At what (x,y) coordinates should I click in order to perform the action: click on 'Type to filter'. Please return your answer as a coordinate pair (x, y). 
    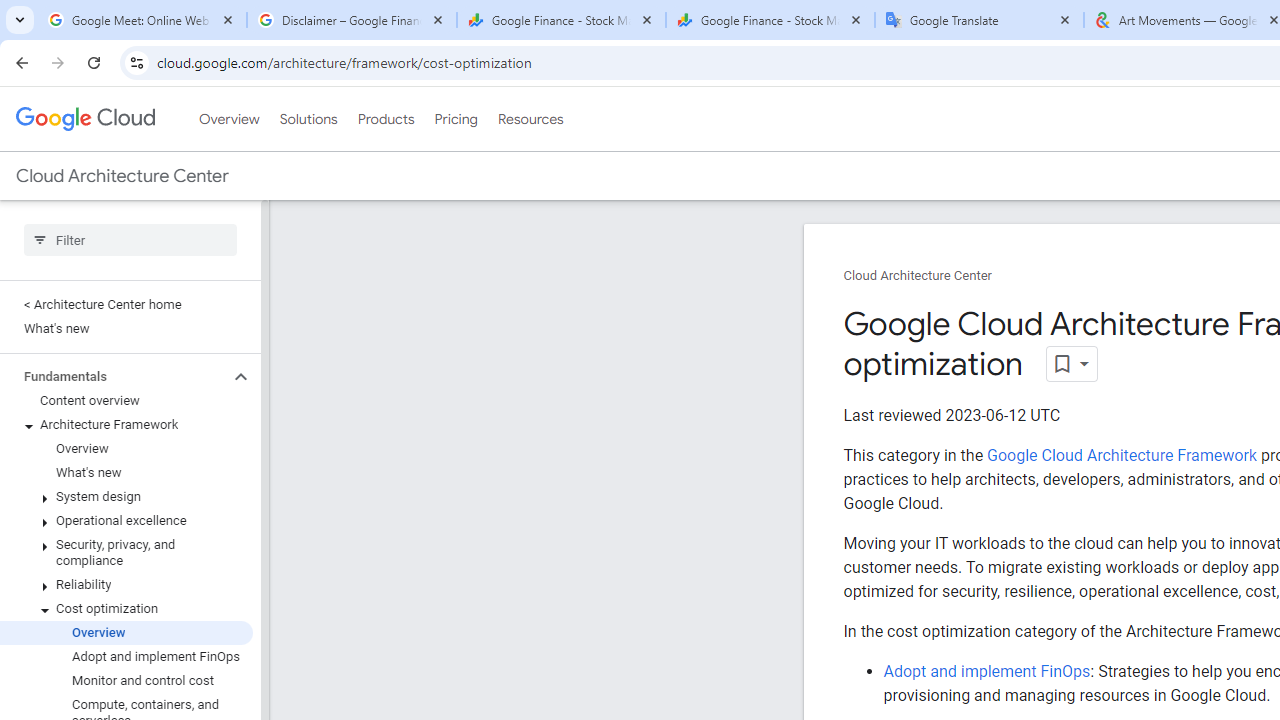
    Looking at the image, I should click on (129, 239).